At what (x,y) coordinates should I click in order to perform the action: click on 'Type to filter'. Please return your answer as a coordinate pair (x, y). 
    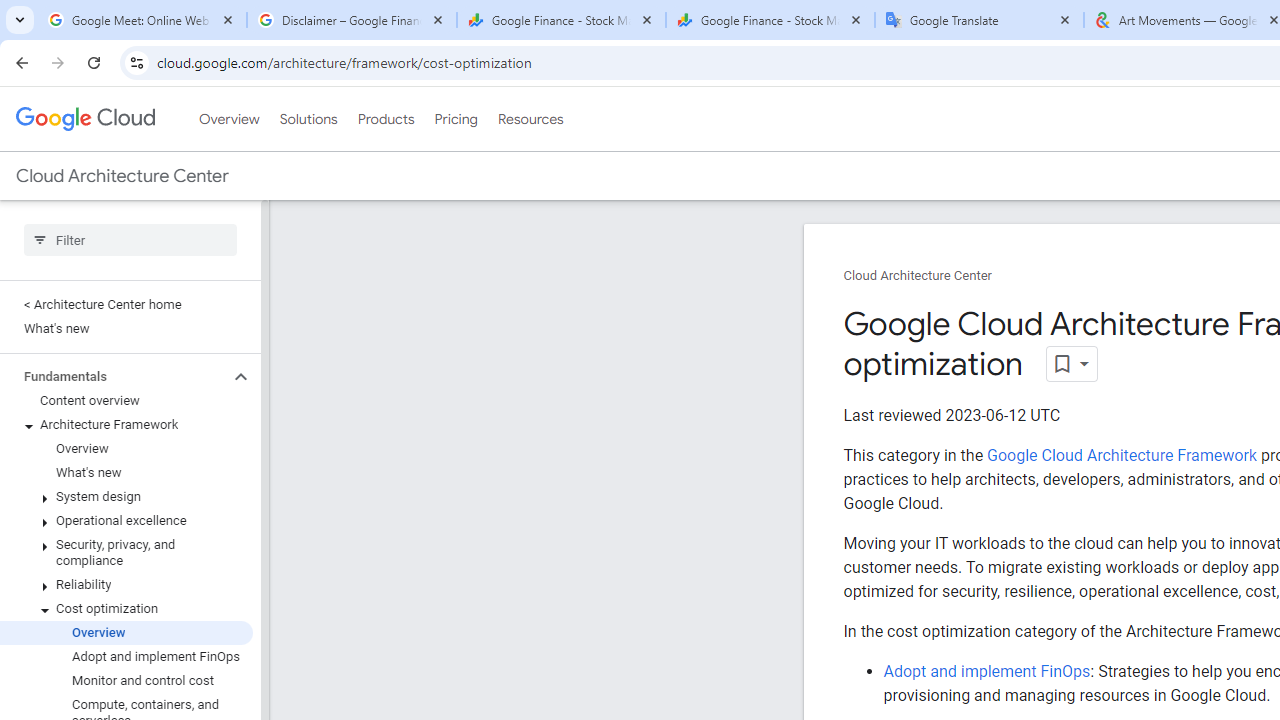
    Looking at the image, I should click on (129, 239).